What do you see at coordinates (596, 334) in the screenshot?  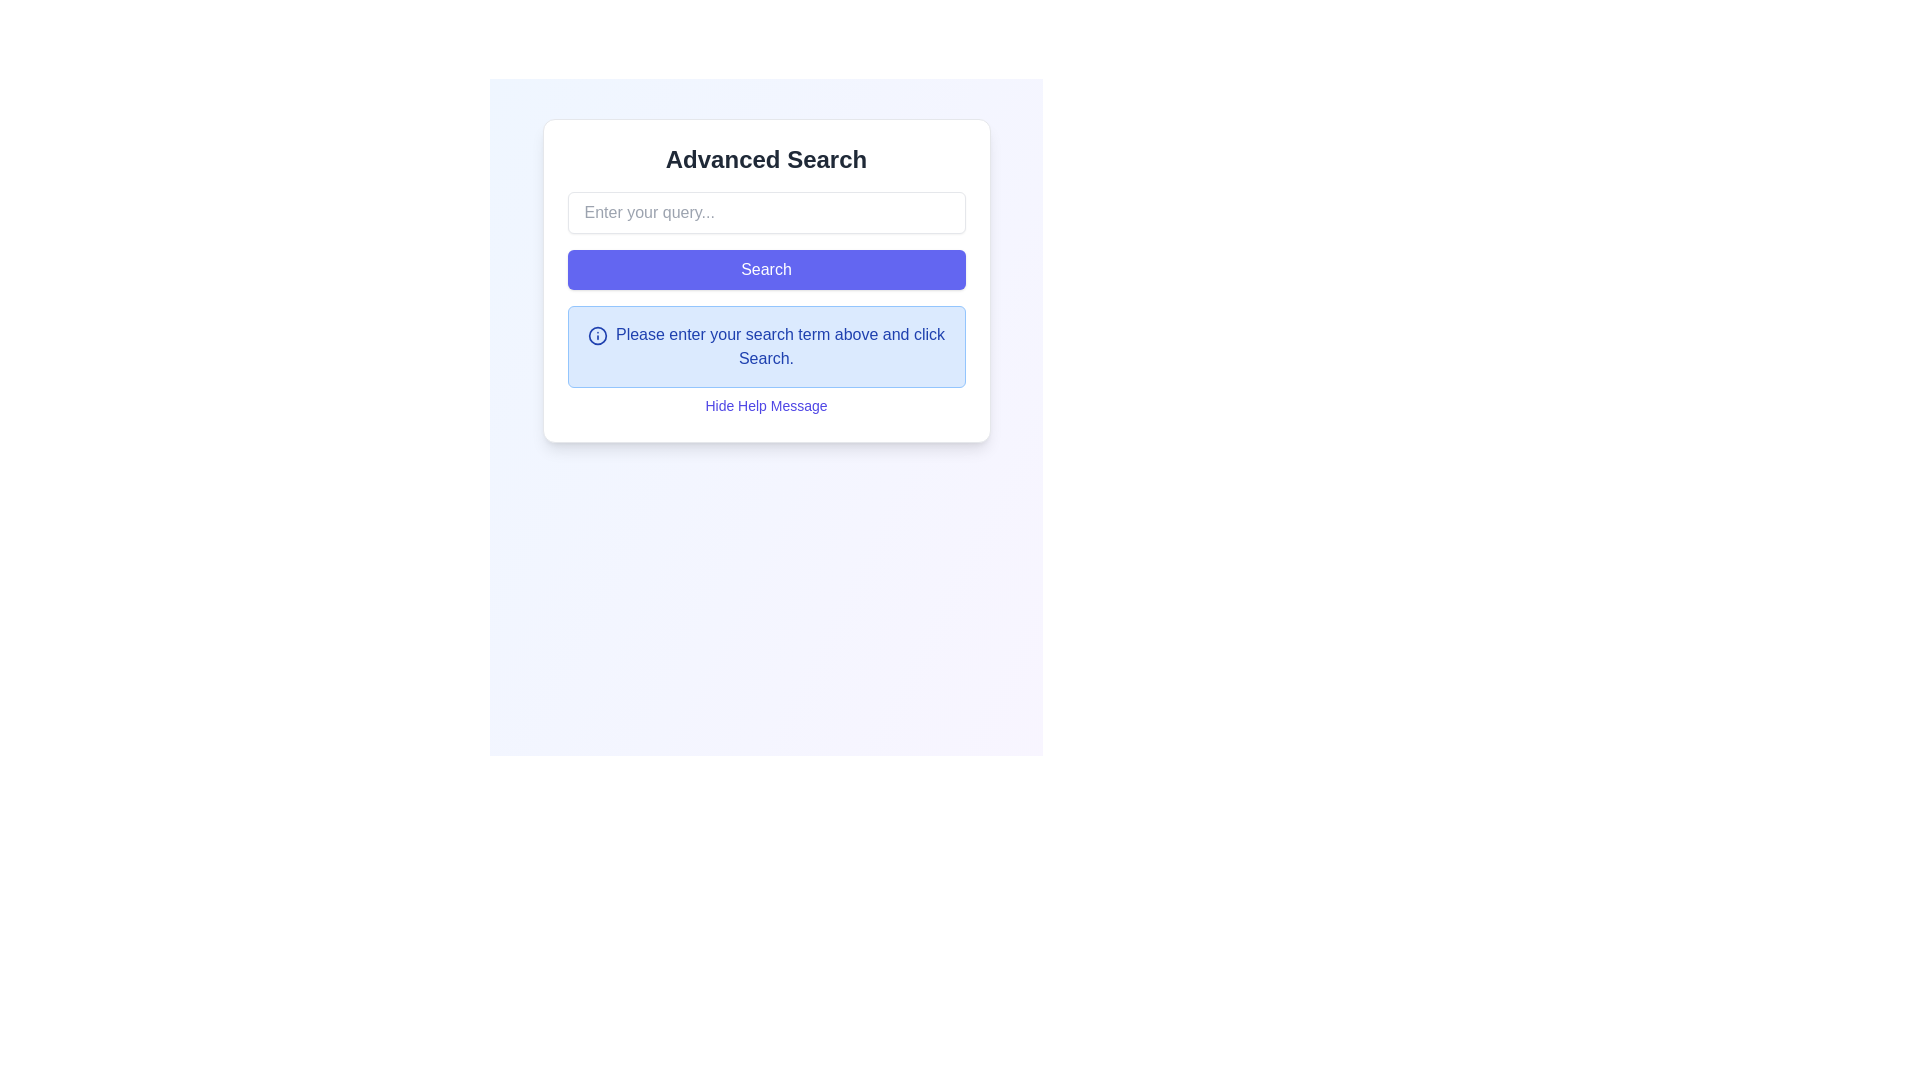 I see `the informational icon located on the left side of the rectangular notification box with a light blue background` at bounding box center [596, 334].